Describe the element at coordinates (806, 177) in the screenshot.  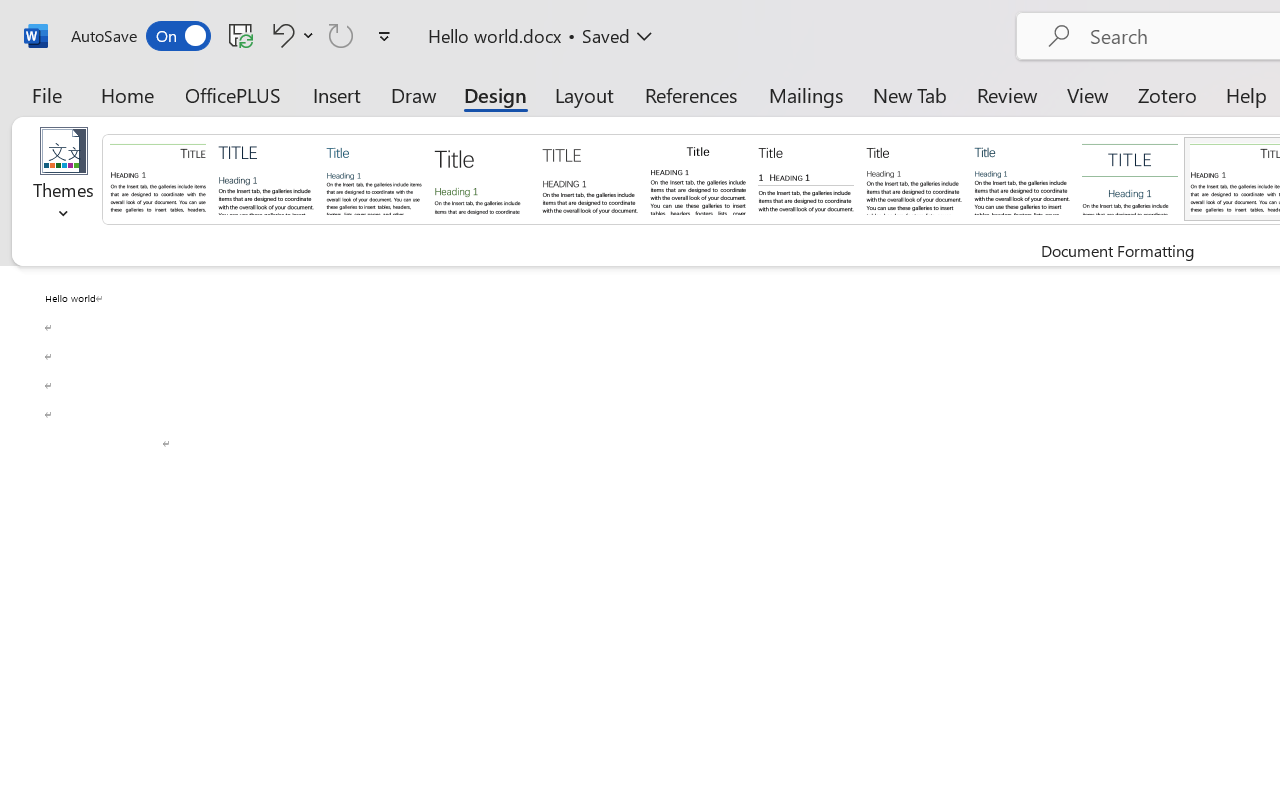
I see `'Black & White (Numbered)'` at that location.